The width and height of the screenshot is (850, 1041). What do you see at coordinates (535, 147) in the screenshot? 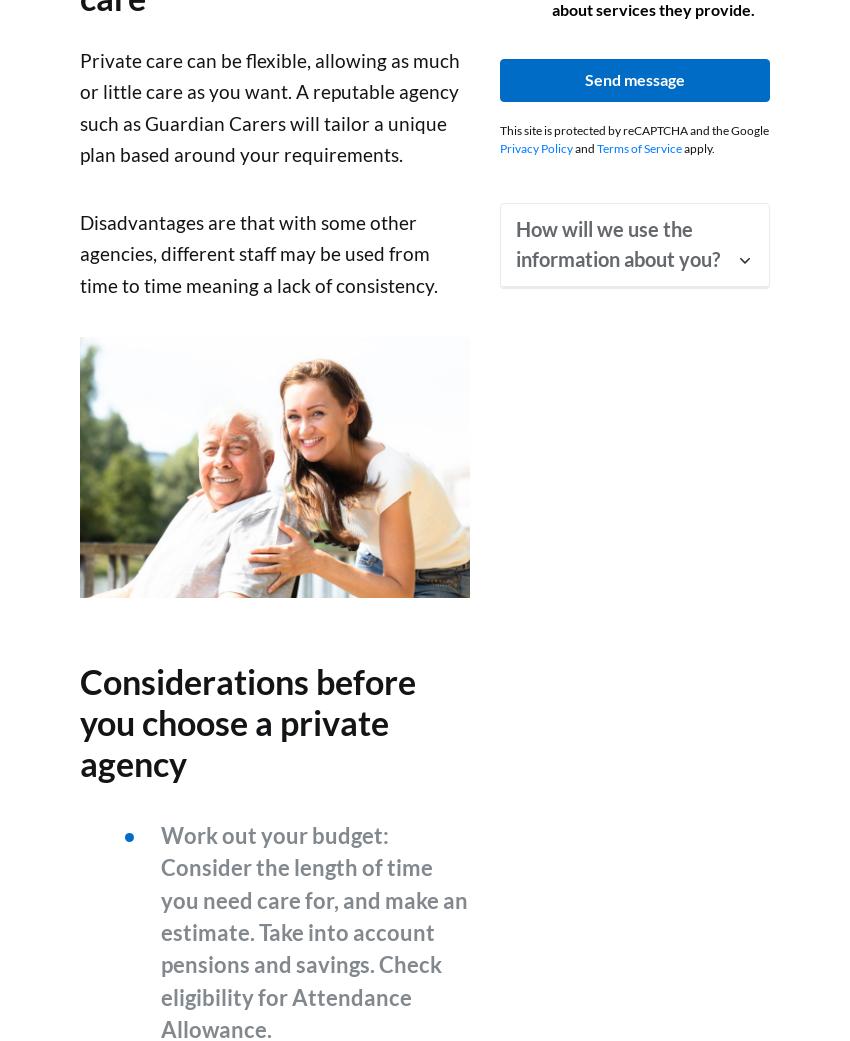
I see `'Privacy Policy'` at bounding box center [535, 147].